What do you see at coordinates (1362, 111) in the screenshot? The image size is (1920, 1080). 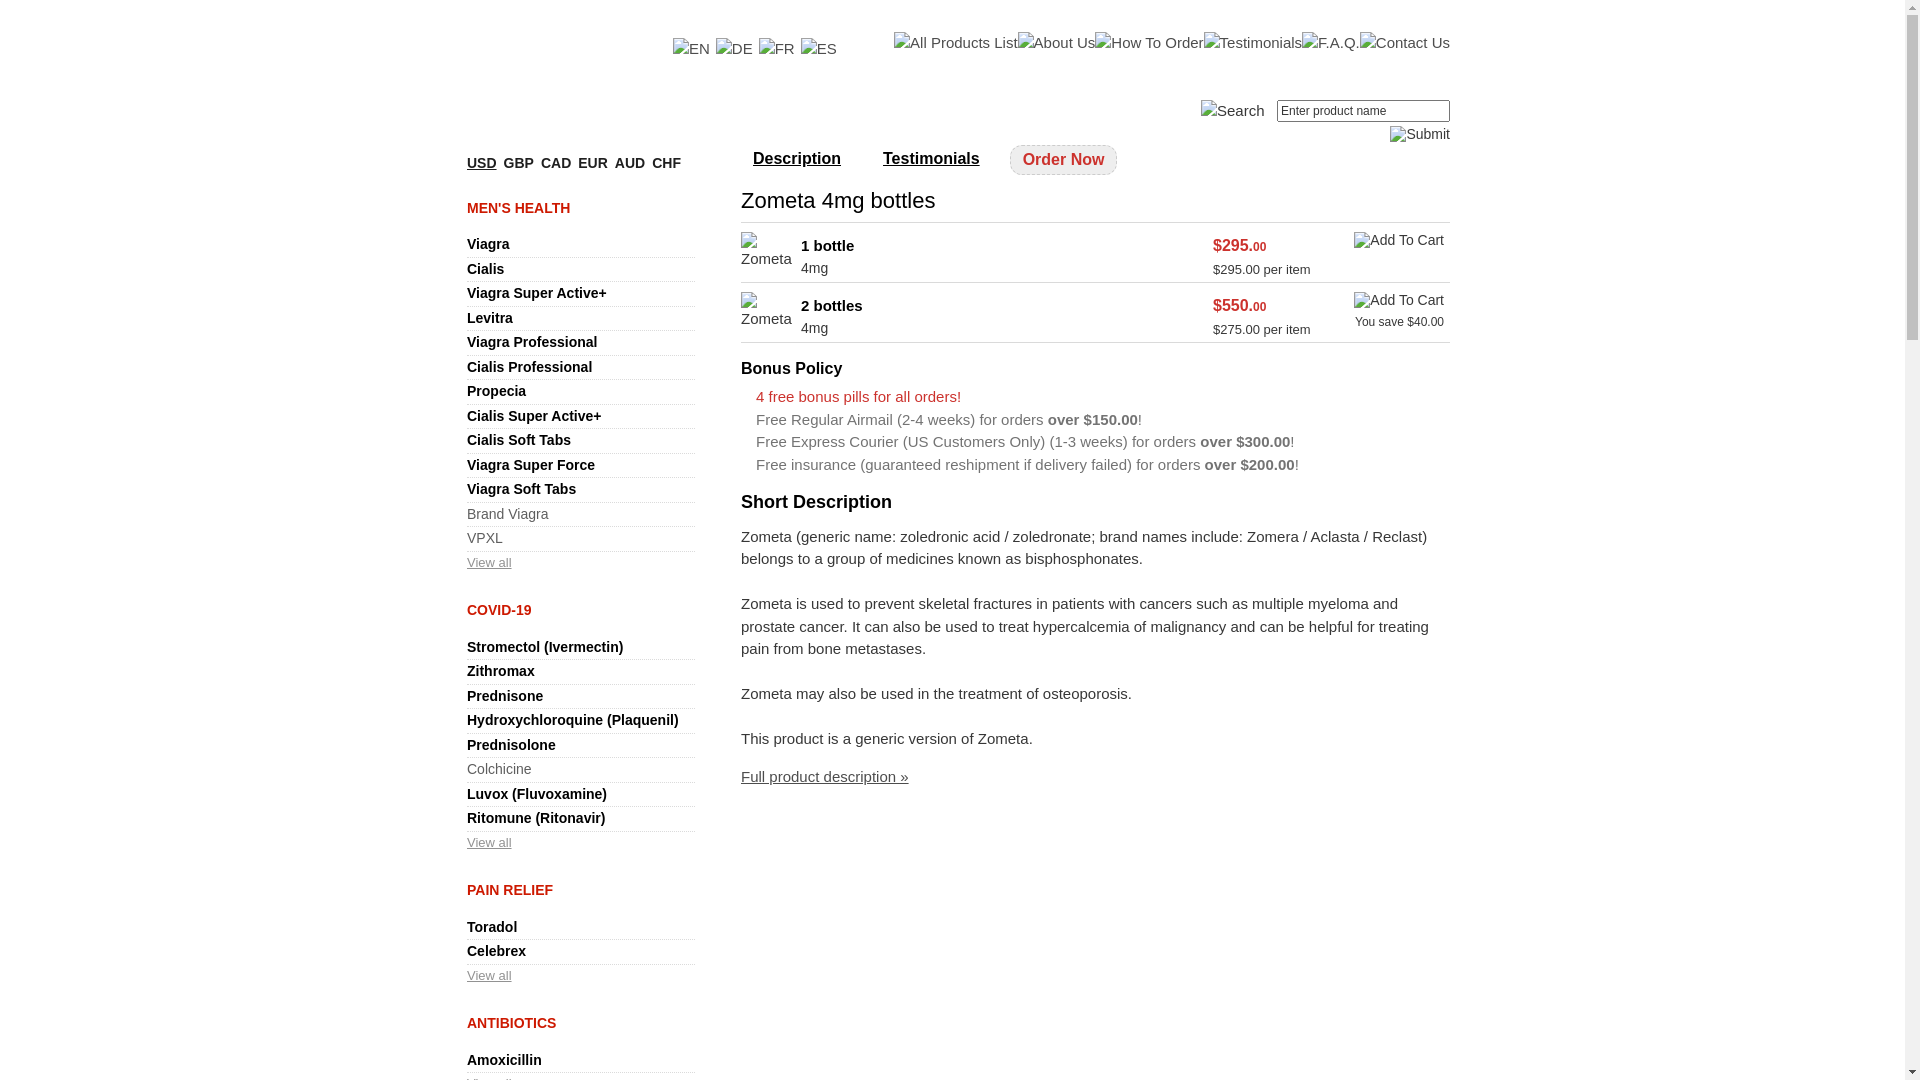 I see `'Enter product name'` at bounding box center [1362, 111].